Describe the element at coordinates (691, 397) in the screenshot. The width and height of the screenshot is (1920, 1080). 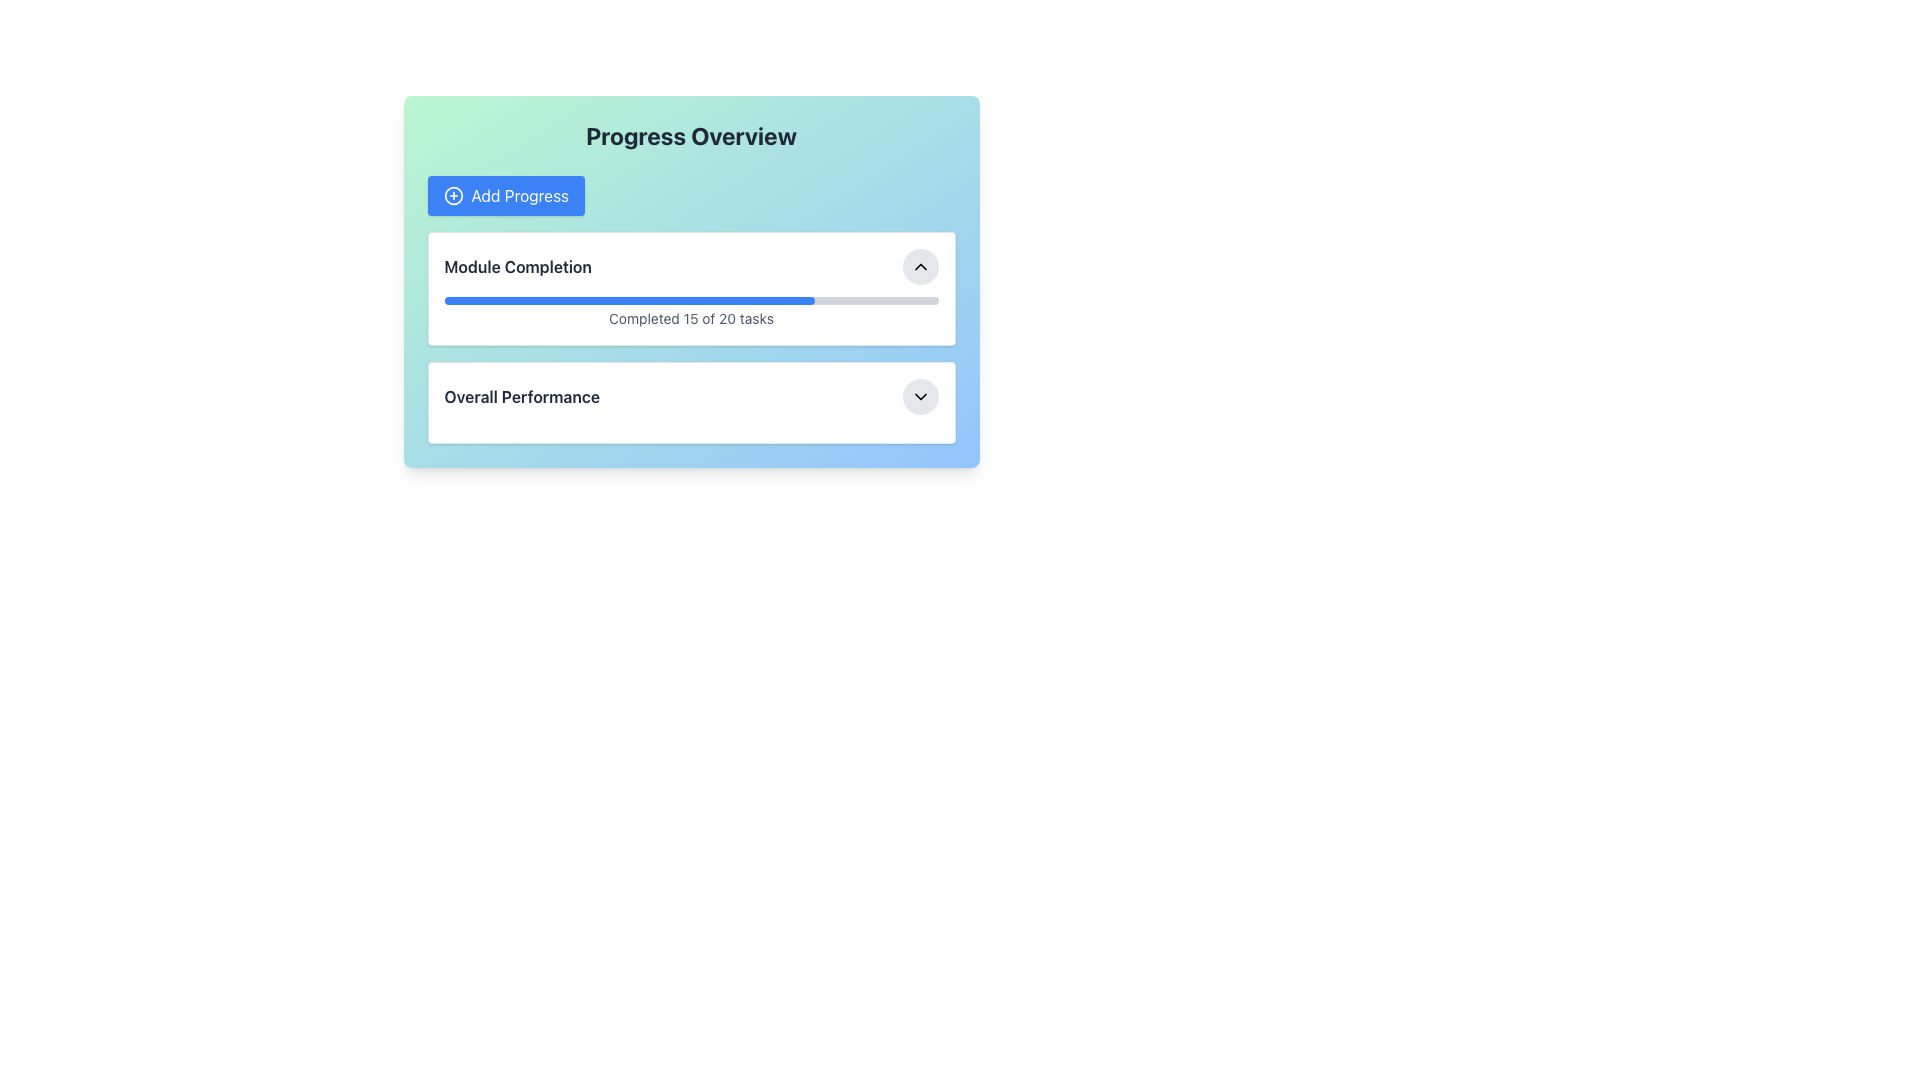
I see `the Labeled dropdown menu section titled 'Overall Performance', which features a circular dropdown button on the right` at that location.